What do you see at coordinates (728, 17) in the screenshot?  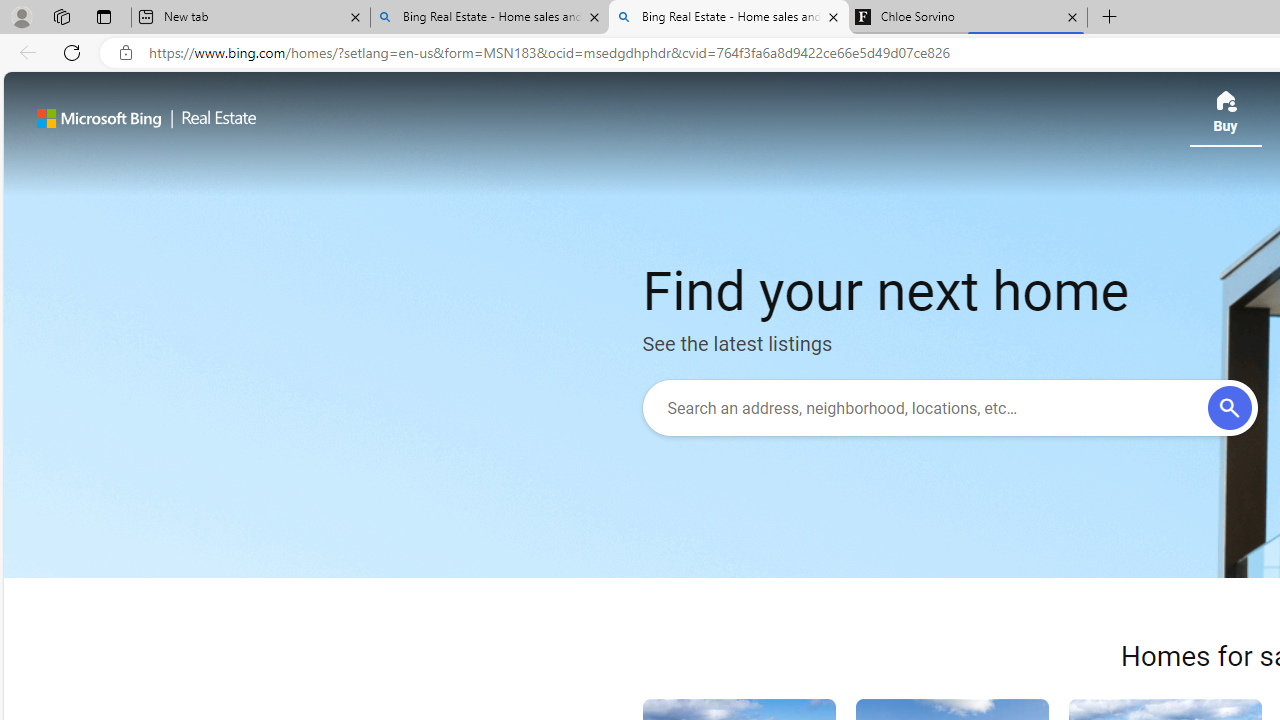 I see `'Bing Real Estate - Home sales and rental listings'` at bounding box center [728, 17].